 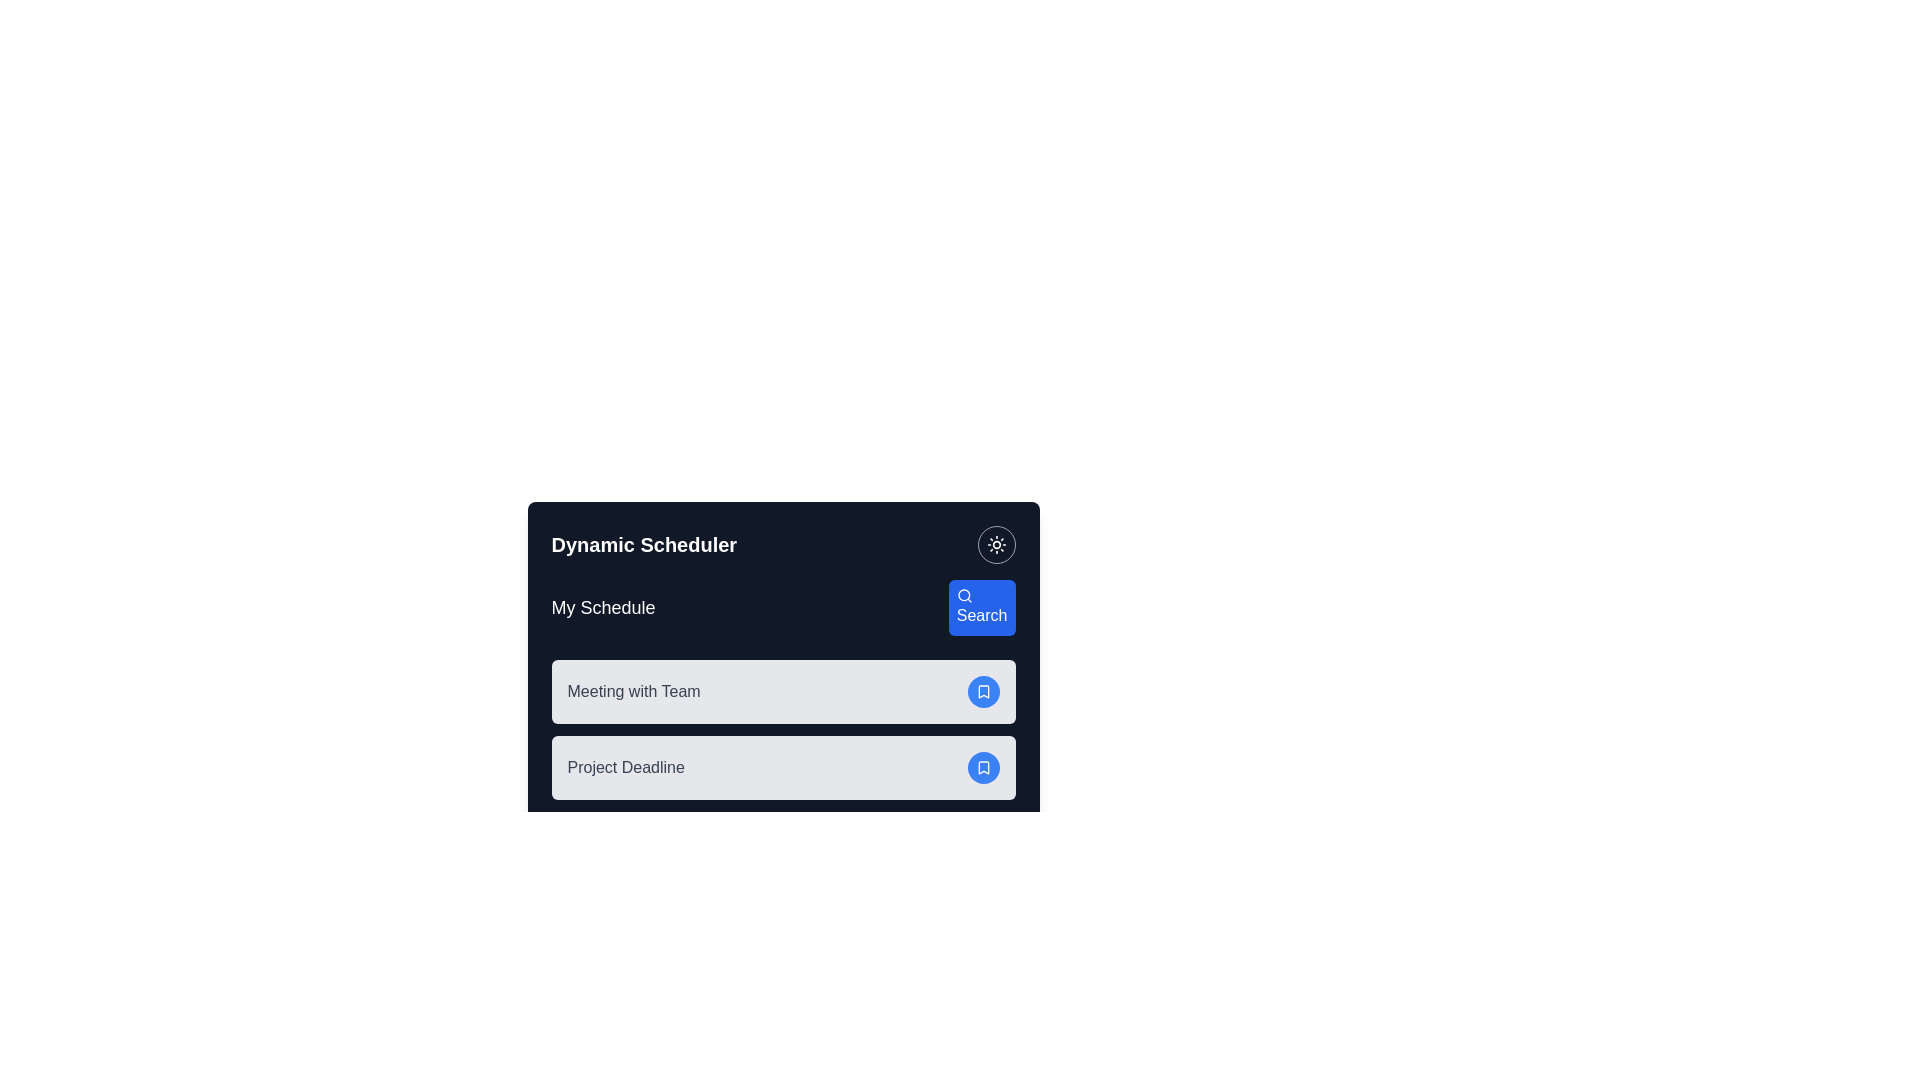 What do you see at coordinates (983, 766) in the screenshot?
I see `the bookmark icon within the blue circular button on the far-right of the 'Project Deadline' list item` at bounding box center [983, 766].